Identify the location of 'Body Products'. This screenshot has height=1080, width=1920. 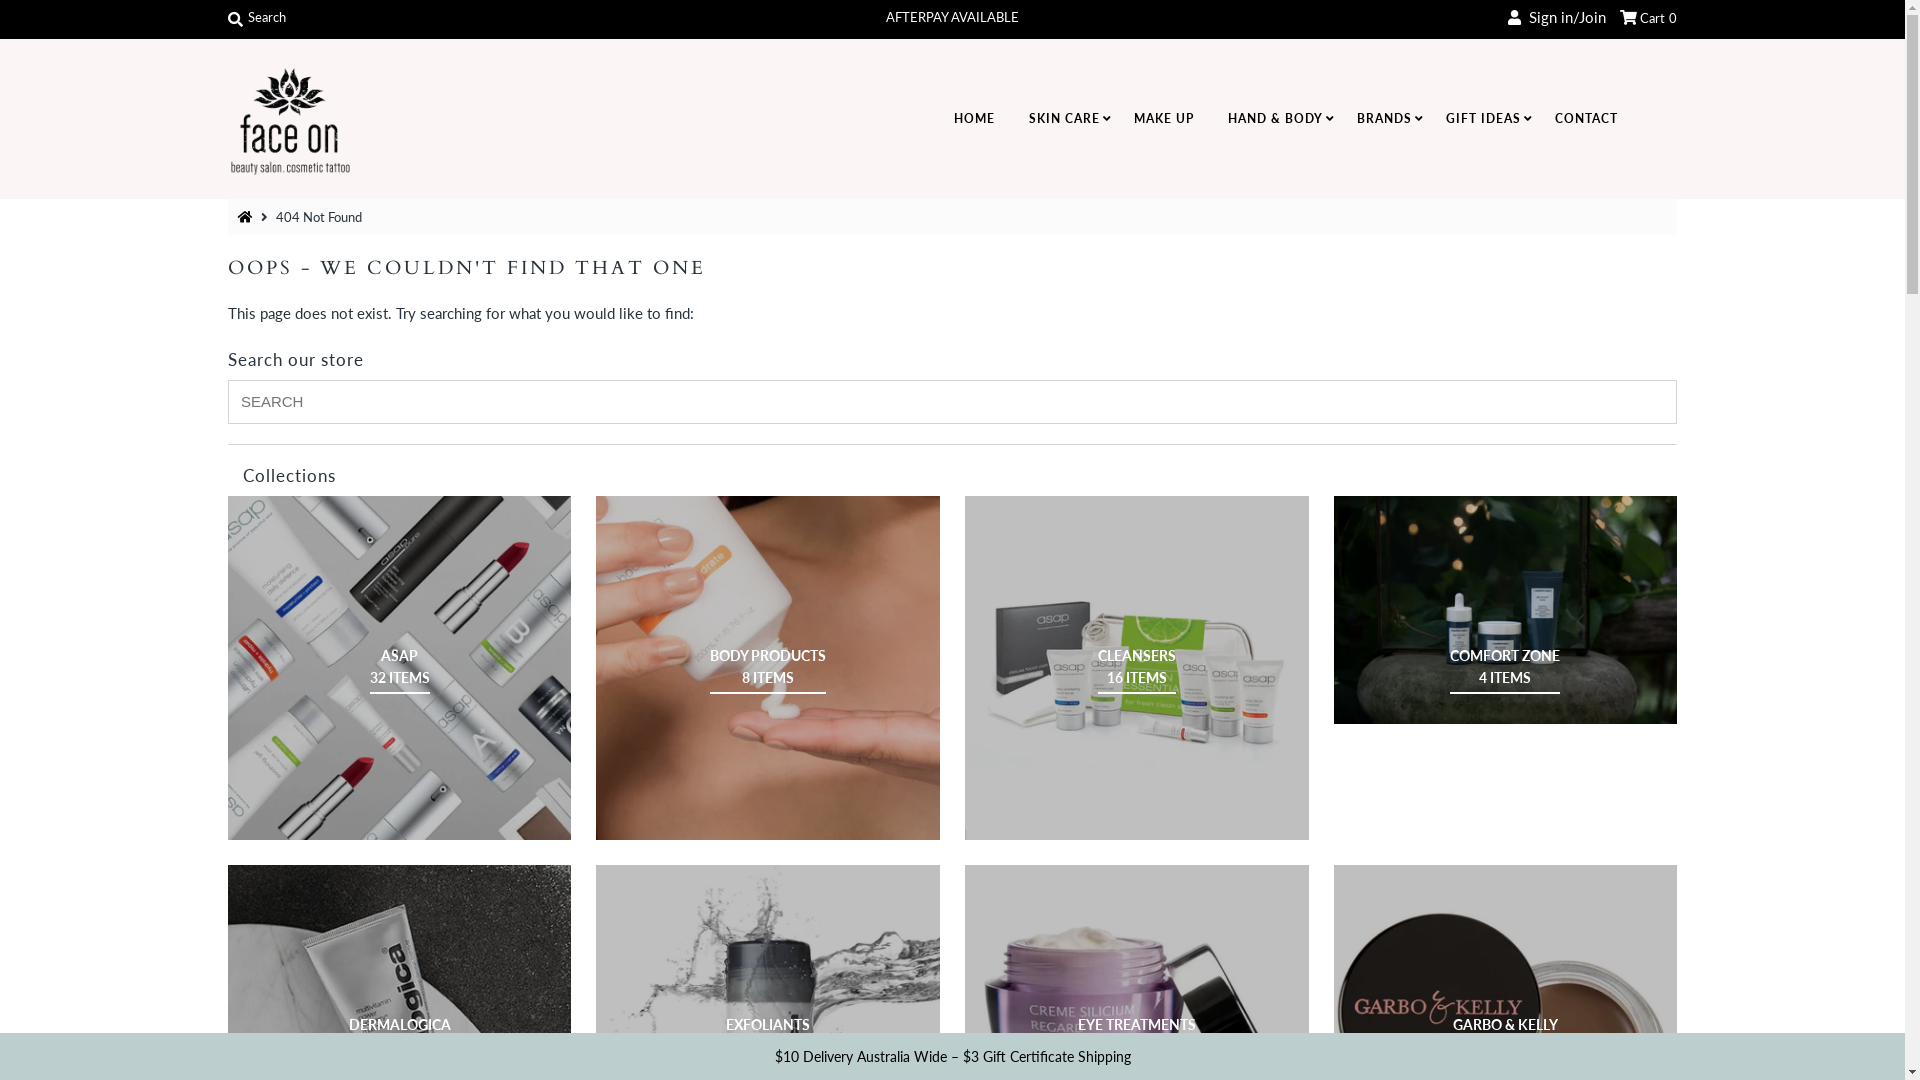
(767, 667).